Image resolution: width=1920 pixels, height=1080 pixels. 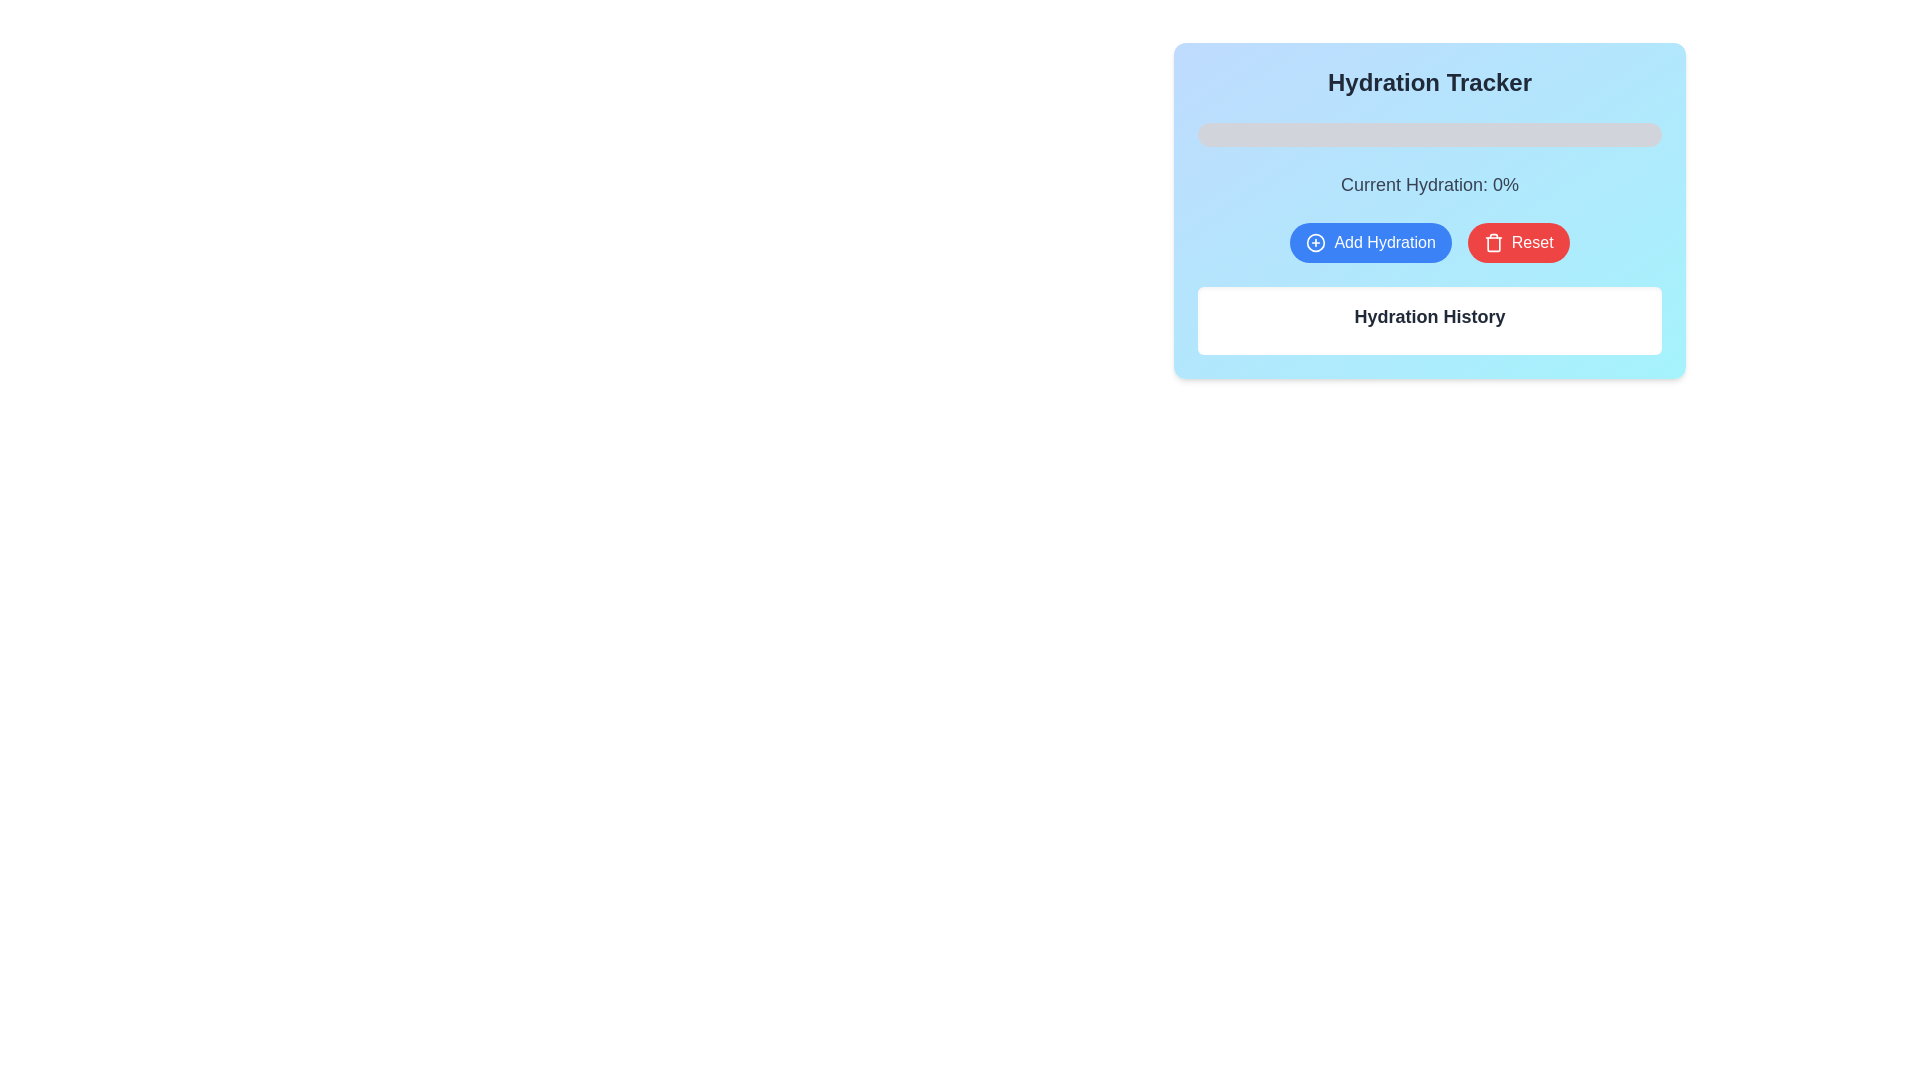 What do you see at coordinates (1316, 242) in the screenshot?
I see `the hydration tracking icon located to the left of the 'Add Hydration' text label` at bounding box center [1316, 242].